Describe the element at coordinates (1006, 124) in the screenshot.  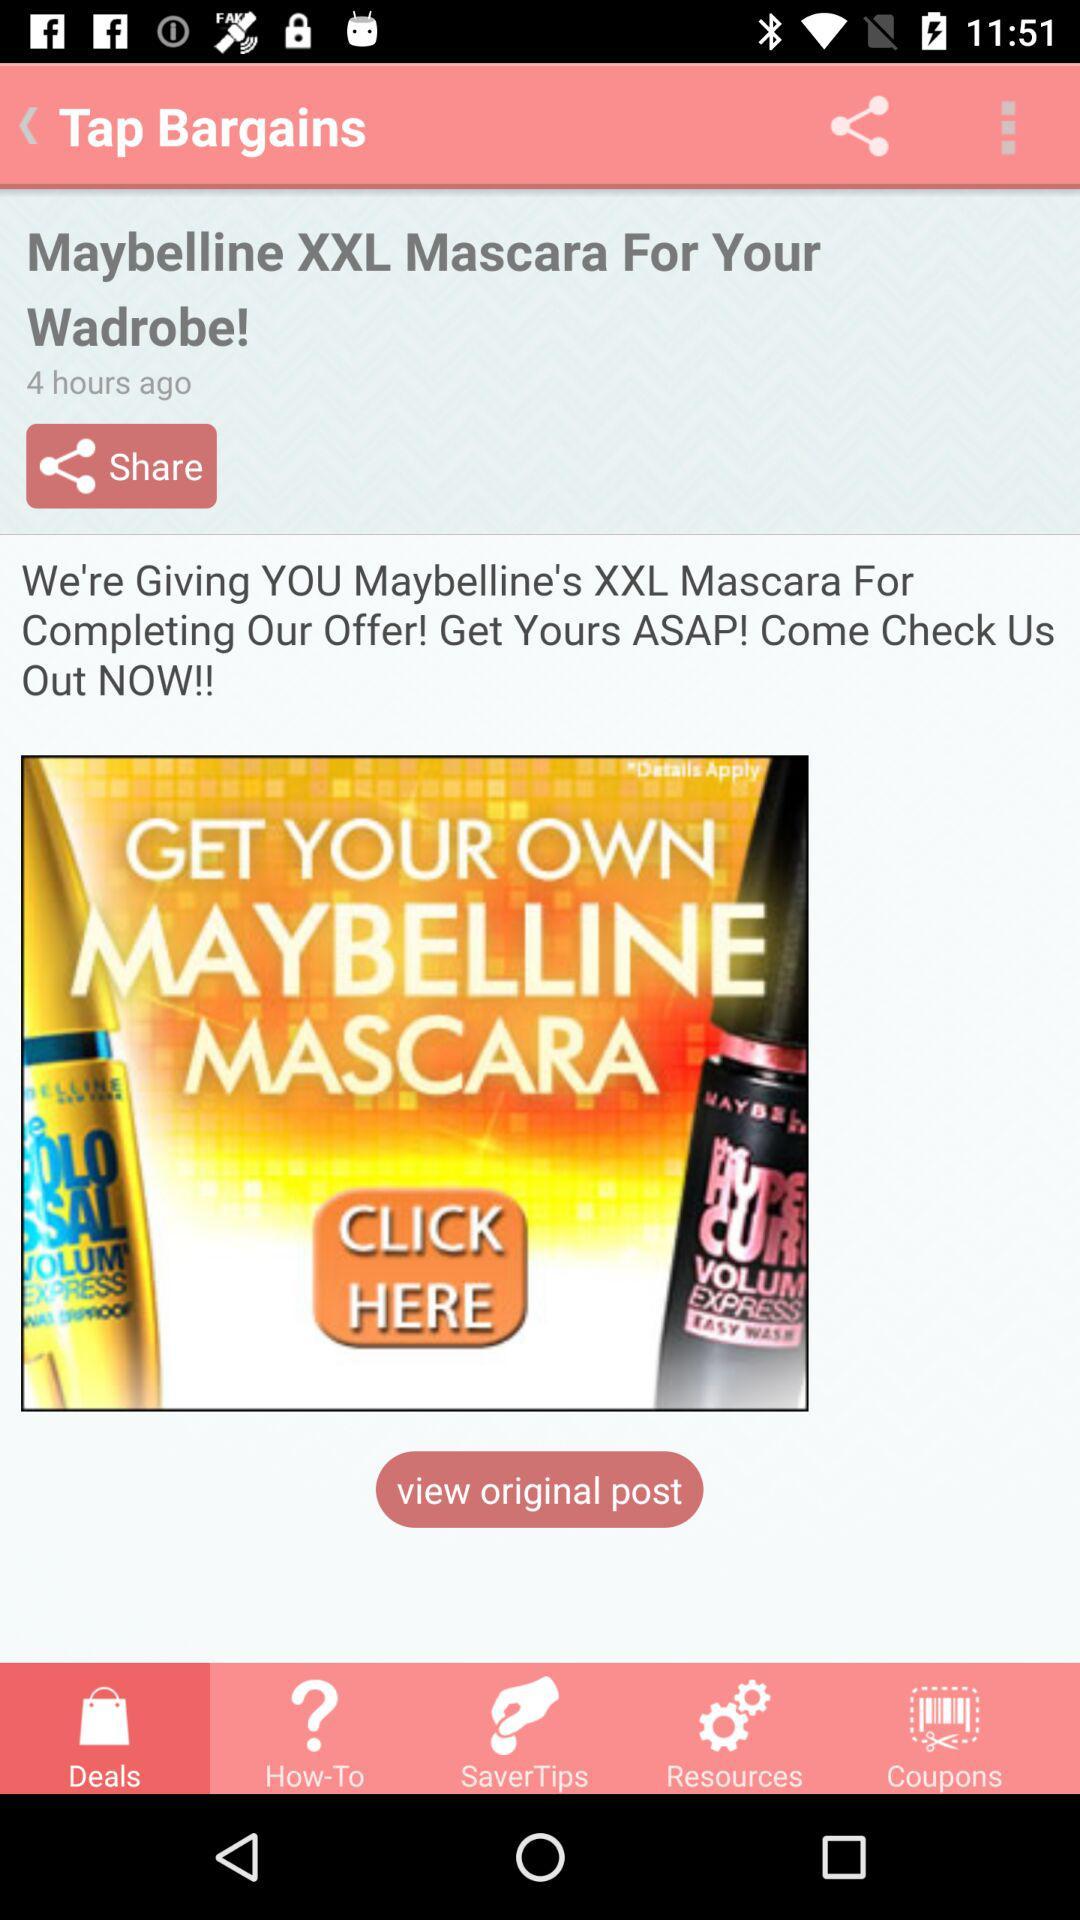
I see `the more icon` at that location.